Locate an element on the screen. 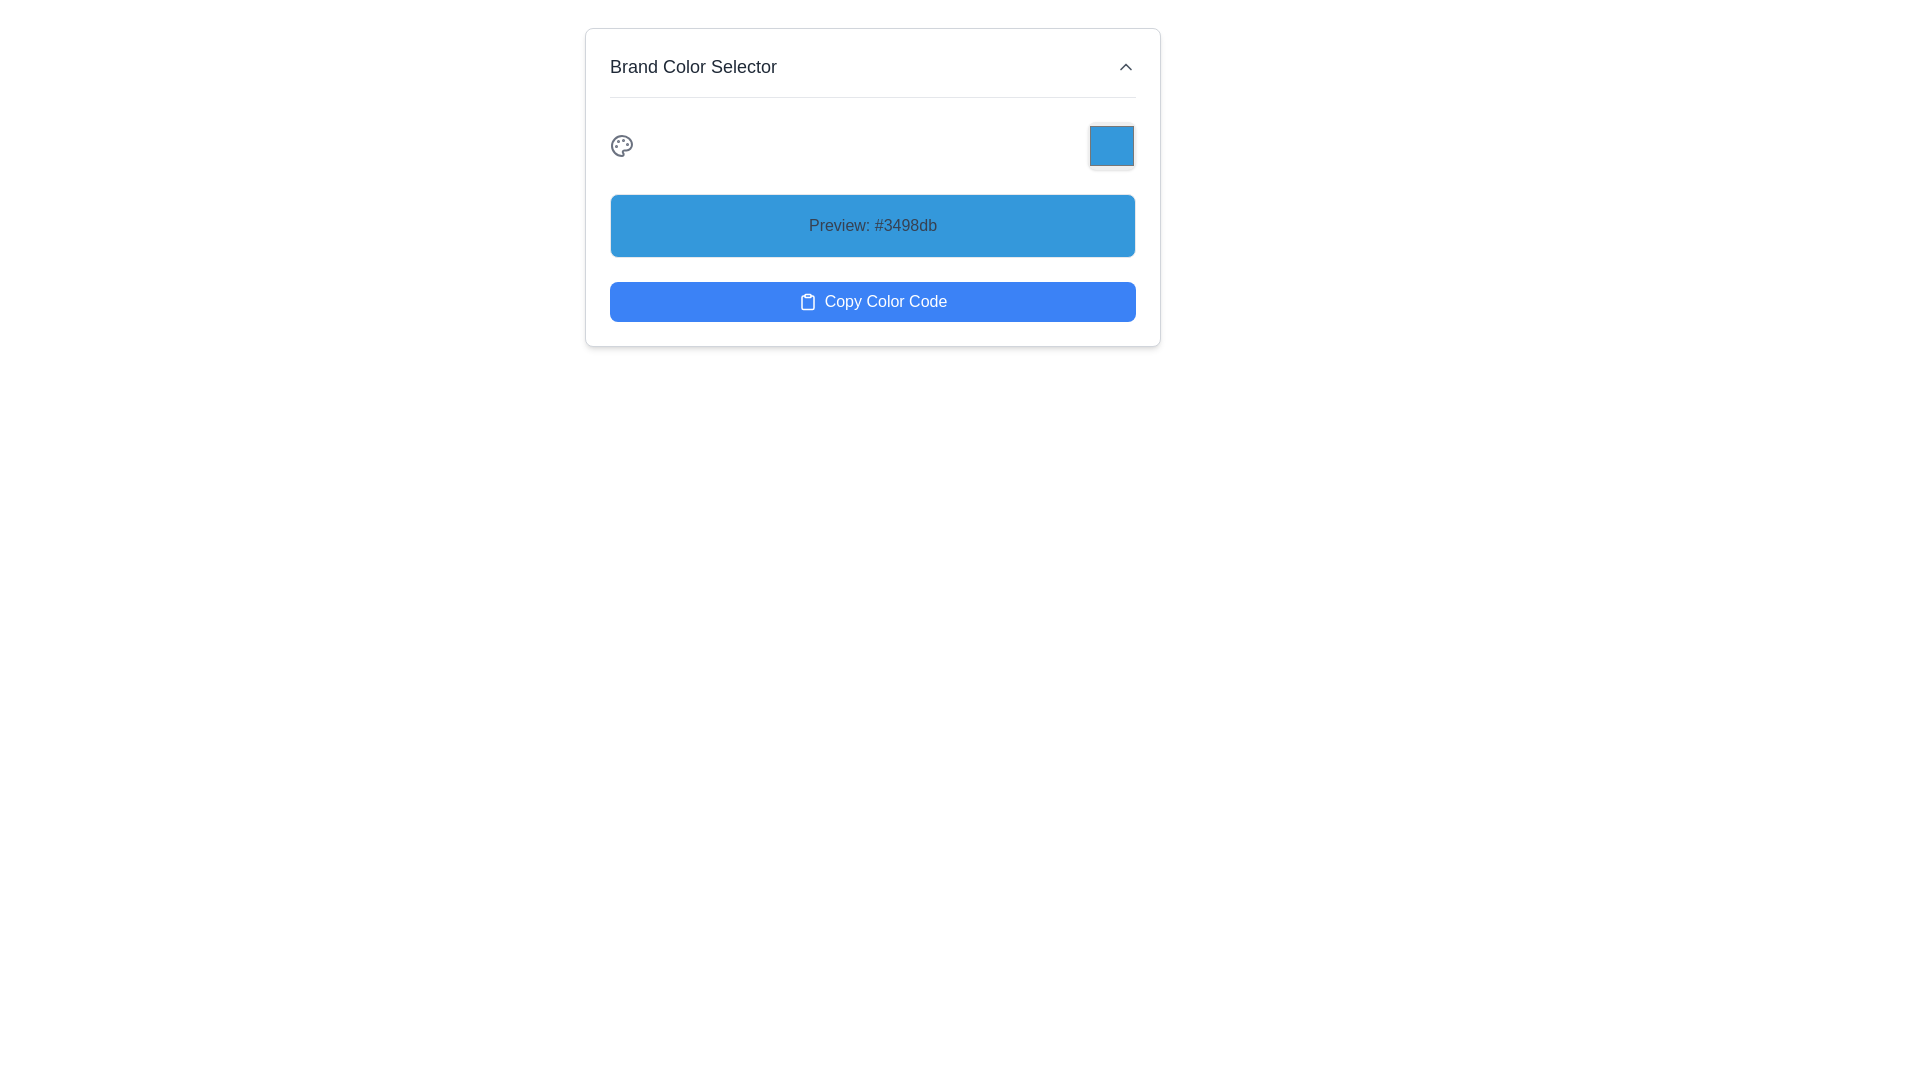 Image resolution: width=1920 pixels, height=1080 pixels. the blue rectangular box with rounded corners that displays the text 'Preview: #3498db' is located at coordinates (873, 225).